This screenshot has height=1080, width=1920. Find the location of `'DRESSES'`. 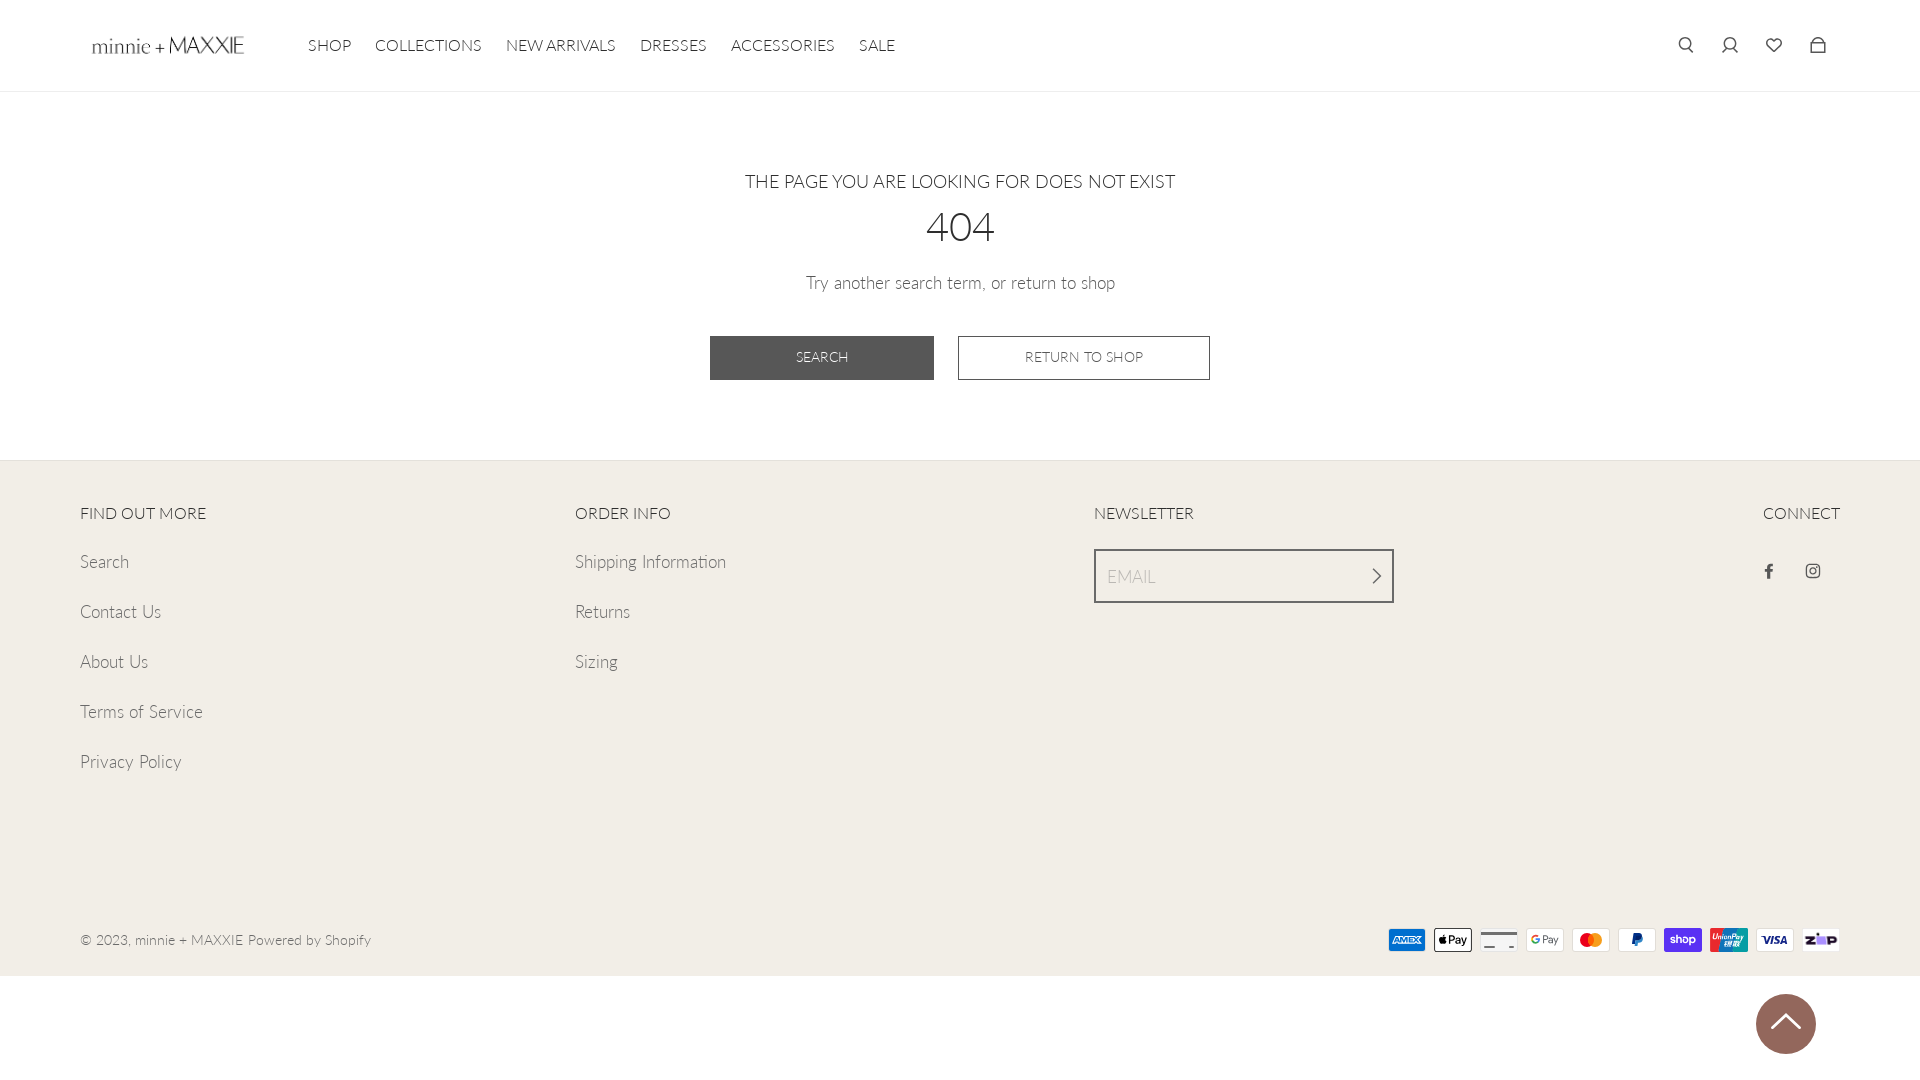

'DRESSES' is located at coordinates (673, 45).